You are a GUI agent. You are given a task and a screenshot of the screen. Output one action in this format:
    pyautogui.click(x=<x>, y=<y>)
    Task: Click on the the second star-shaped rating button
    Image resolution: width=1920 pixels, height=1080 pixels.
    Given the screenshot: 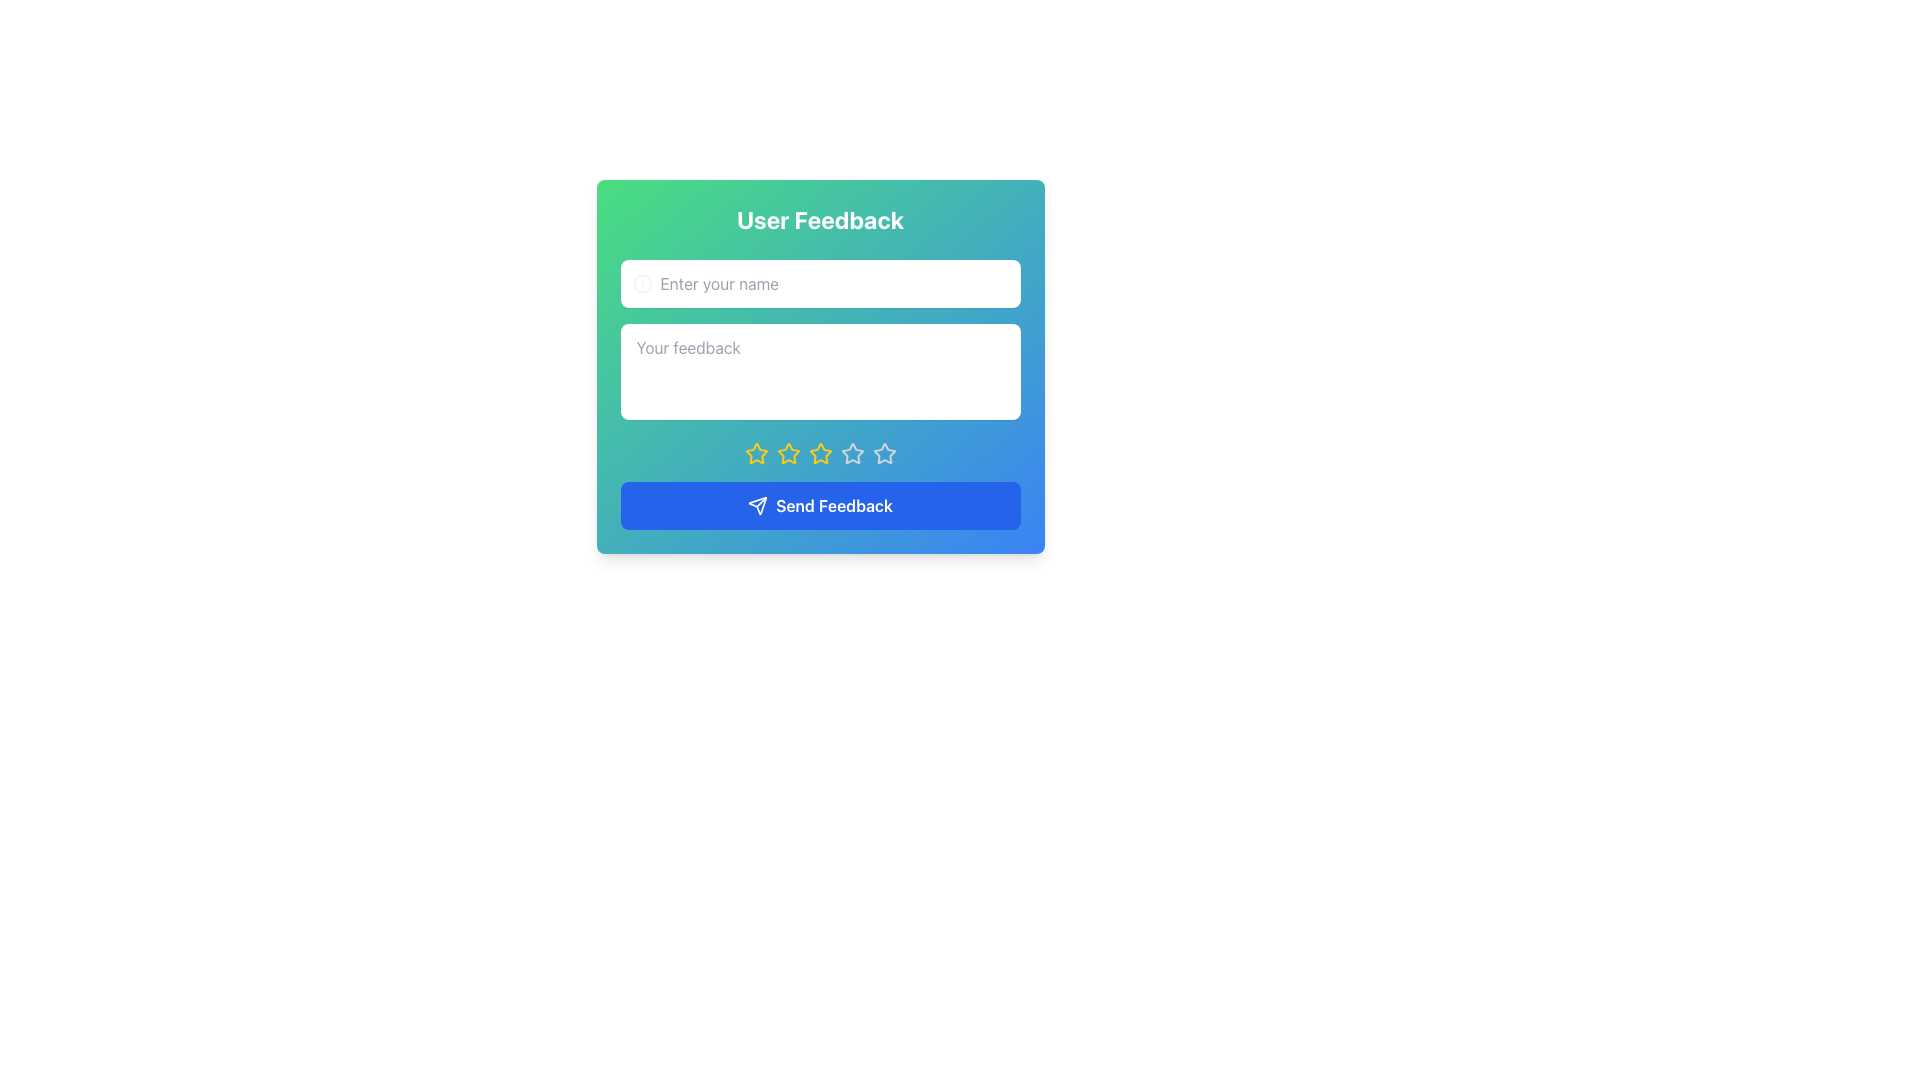 What is the action you would take?
    pyautogui.click(x=755, y=453)
    